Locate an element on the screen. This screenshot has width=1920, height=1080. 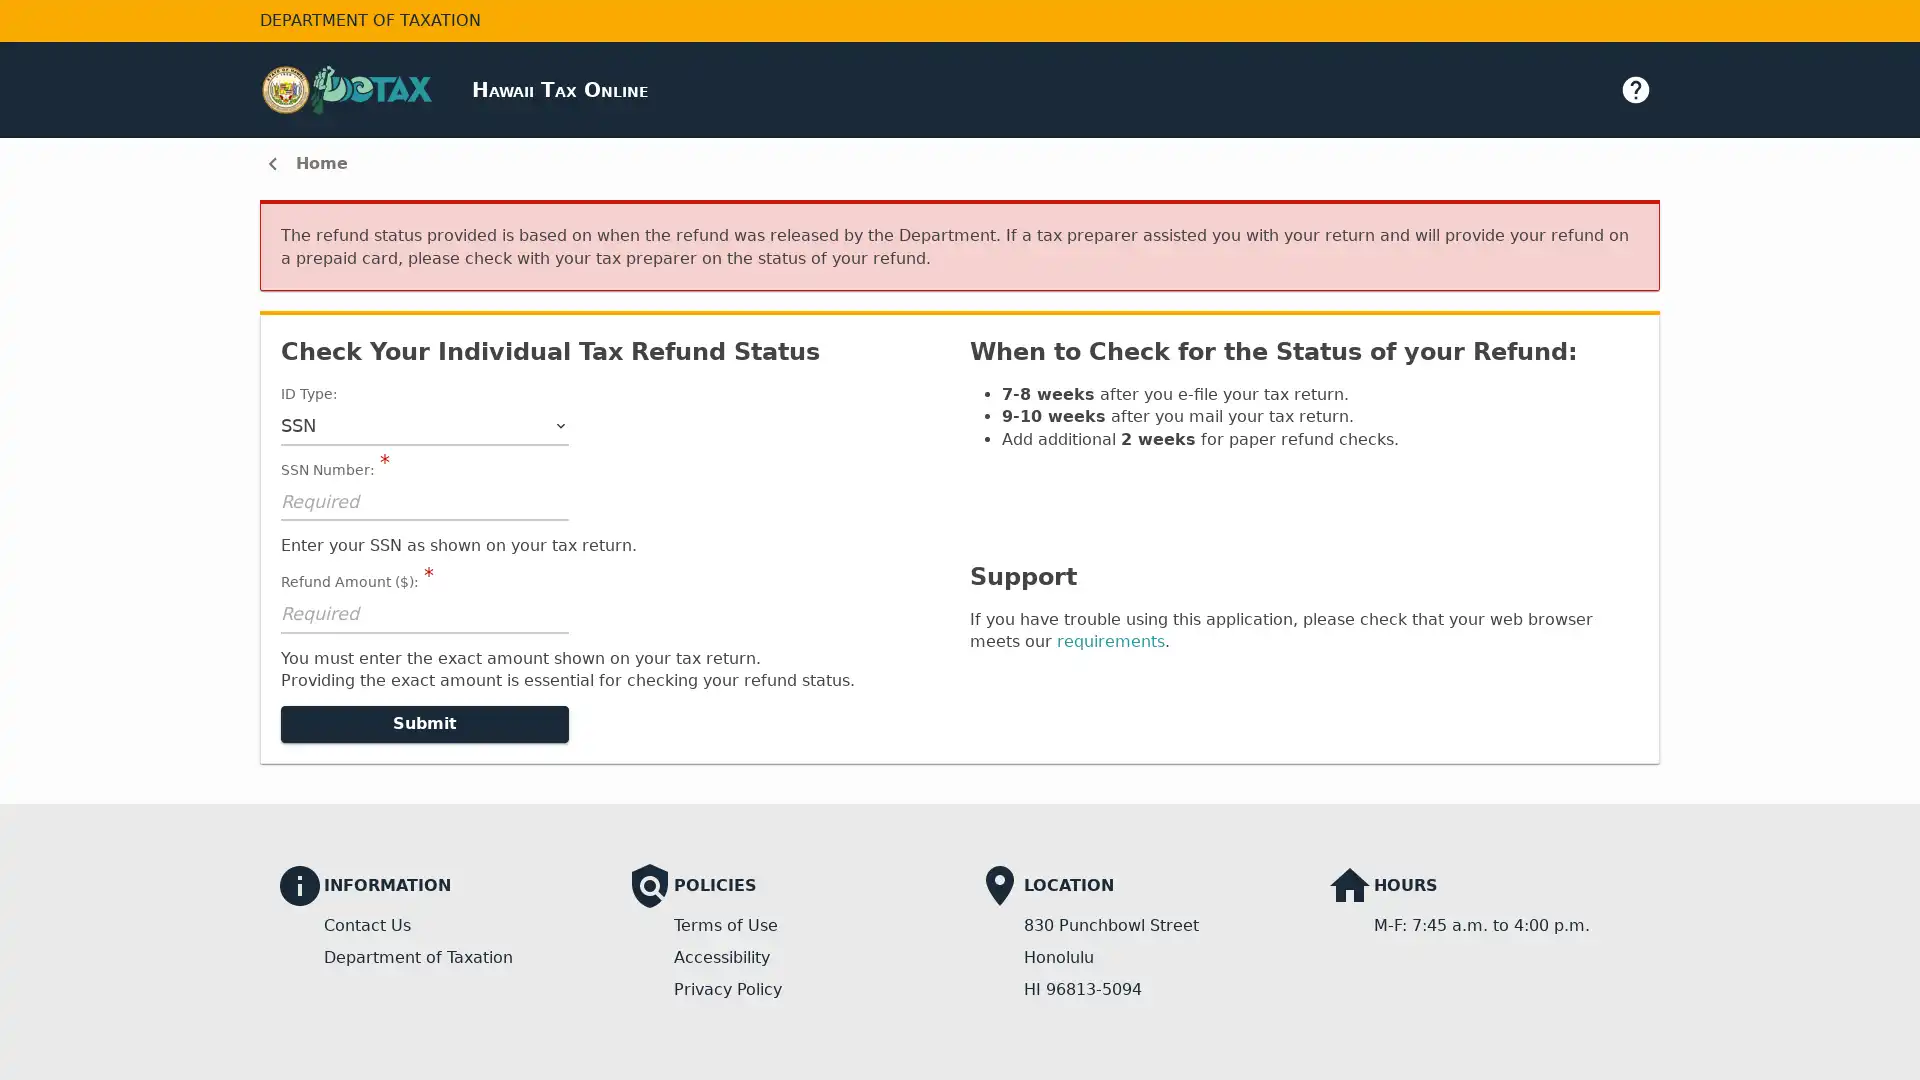
Submit is located at coordinates (424, 724).